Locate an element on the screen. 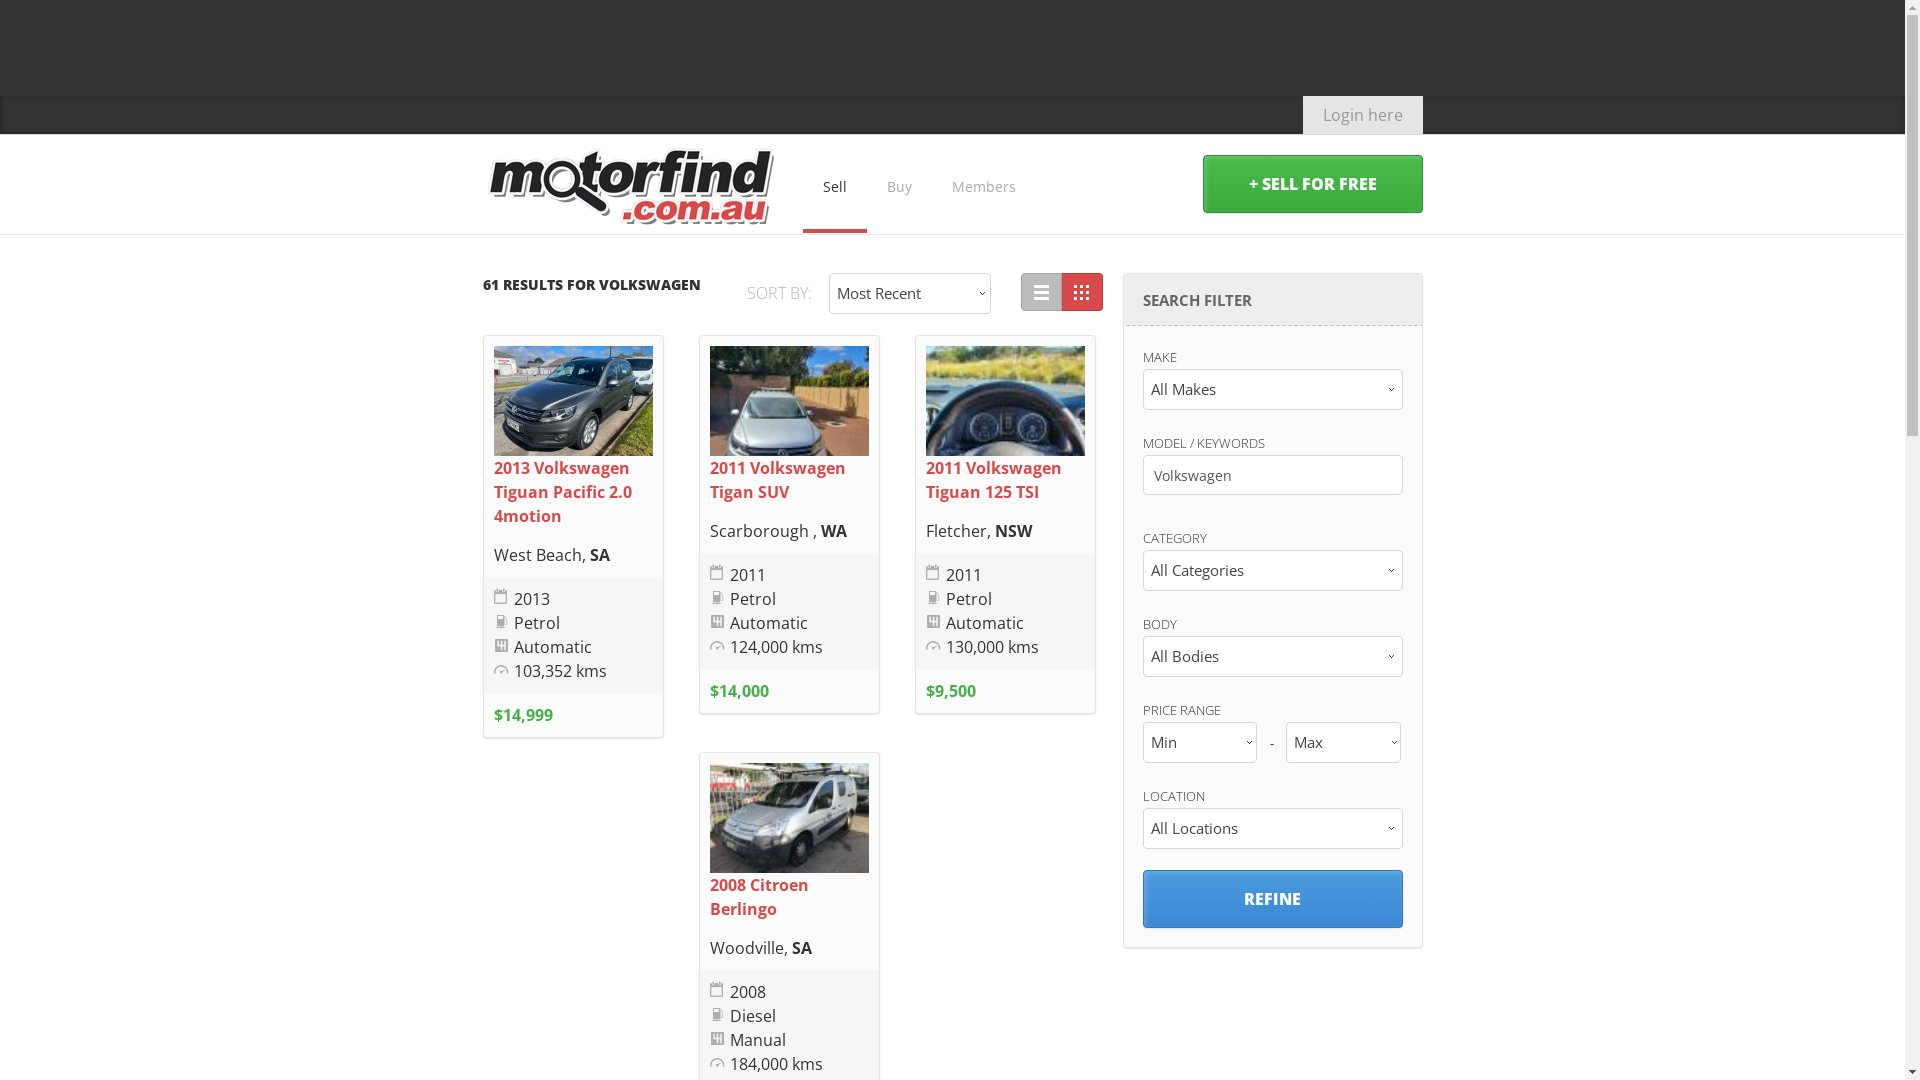 Image resolution: width=1920 pixels, height=1080 pixels. 'REFINE' is located at coordinates (1271, 897).